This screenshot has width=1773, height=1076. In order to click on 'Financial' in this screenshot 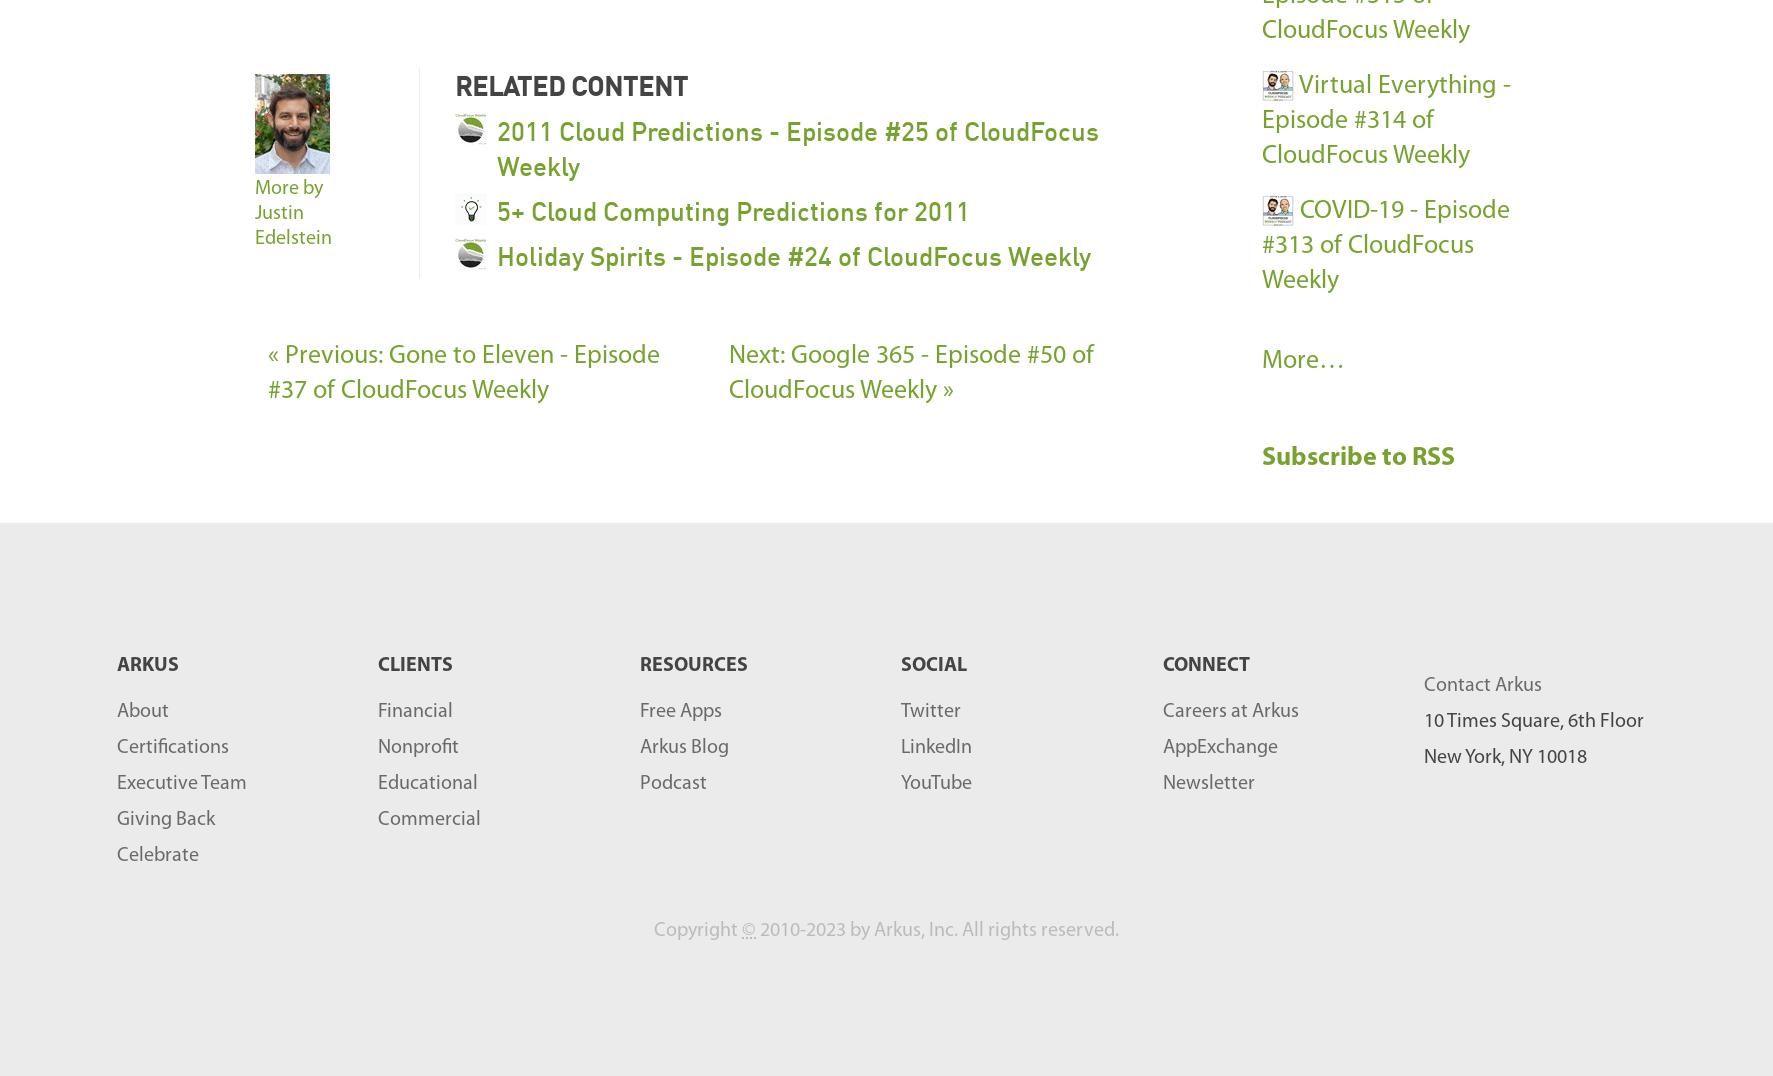, I will do `click(414, 711)`.